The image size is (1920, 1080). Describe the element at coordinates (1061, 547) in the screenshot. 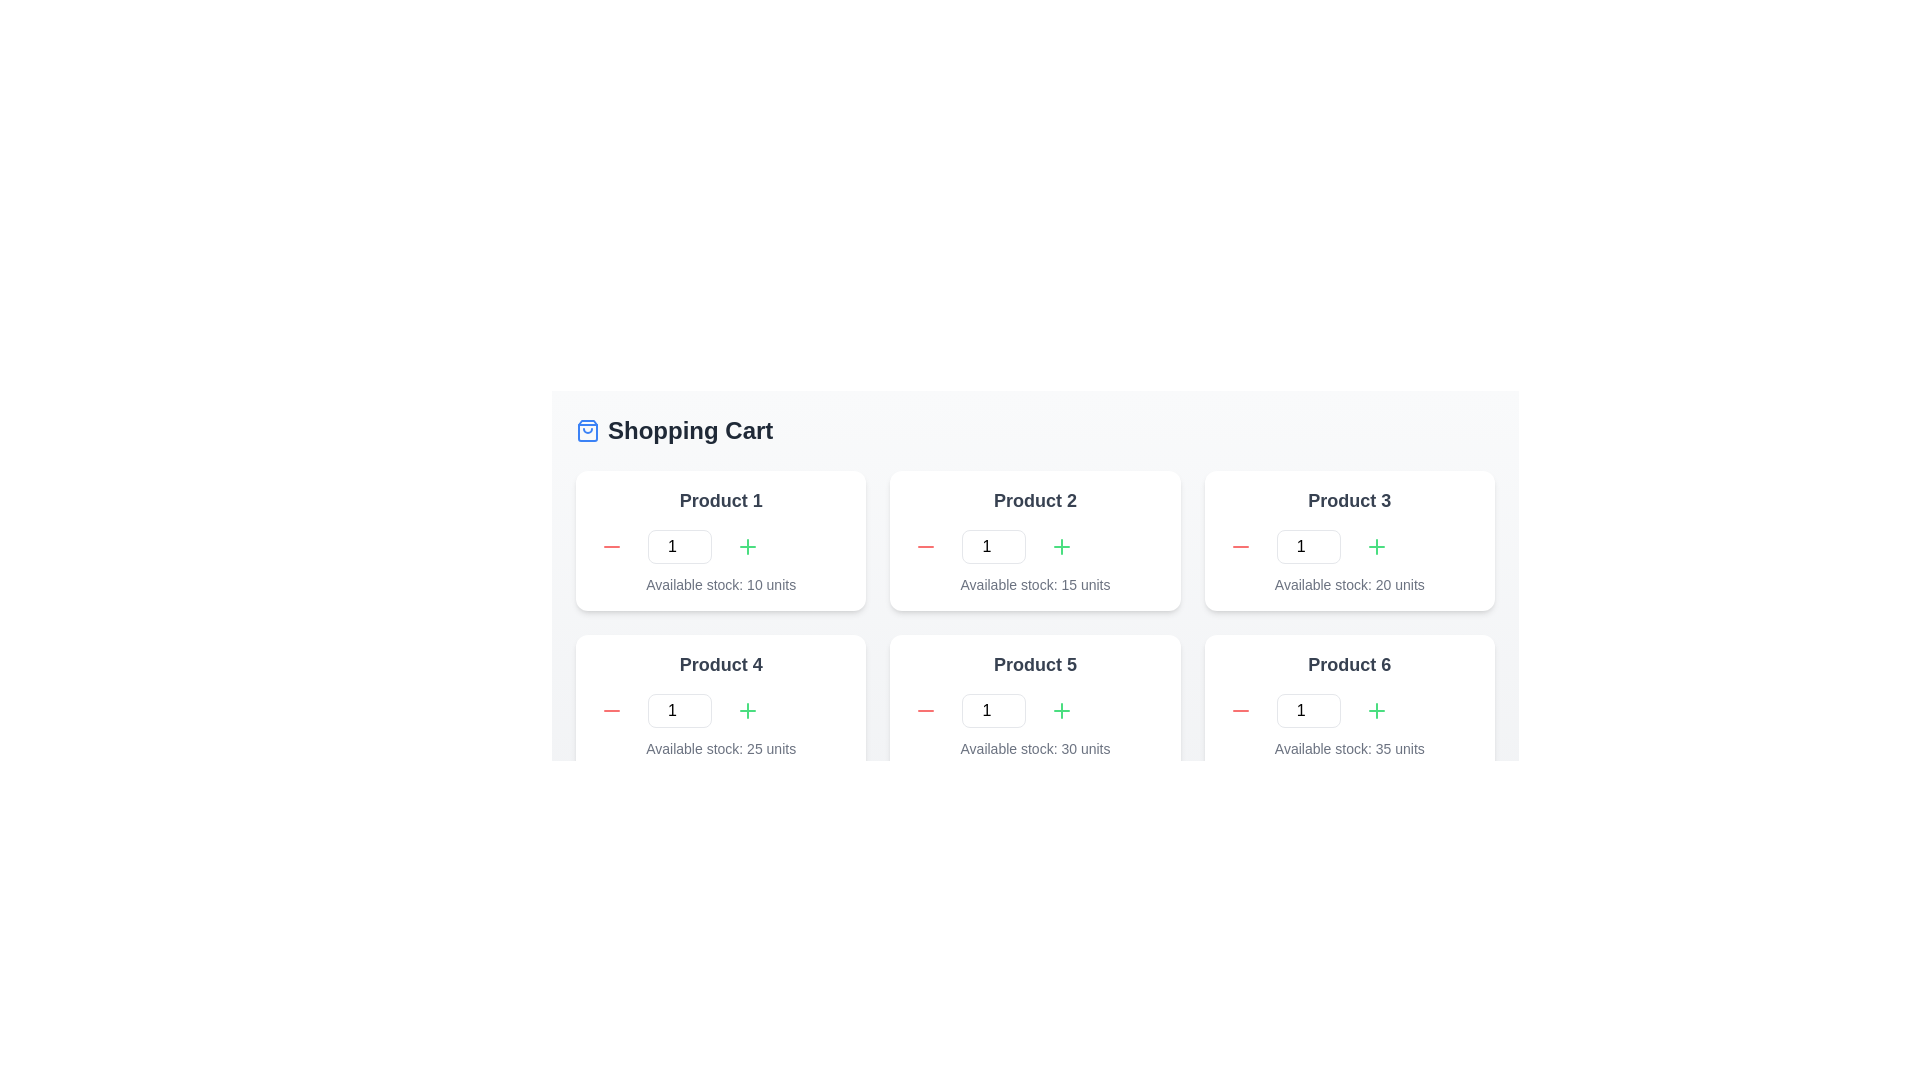

I see `the green plus icon button located on the right side of the quantity selector for 'Product 2' to increase the quantity` at that location.